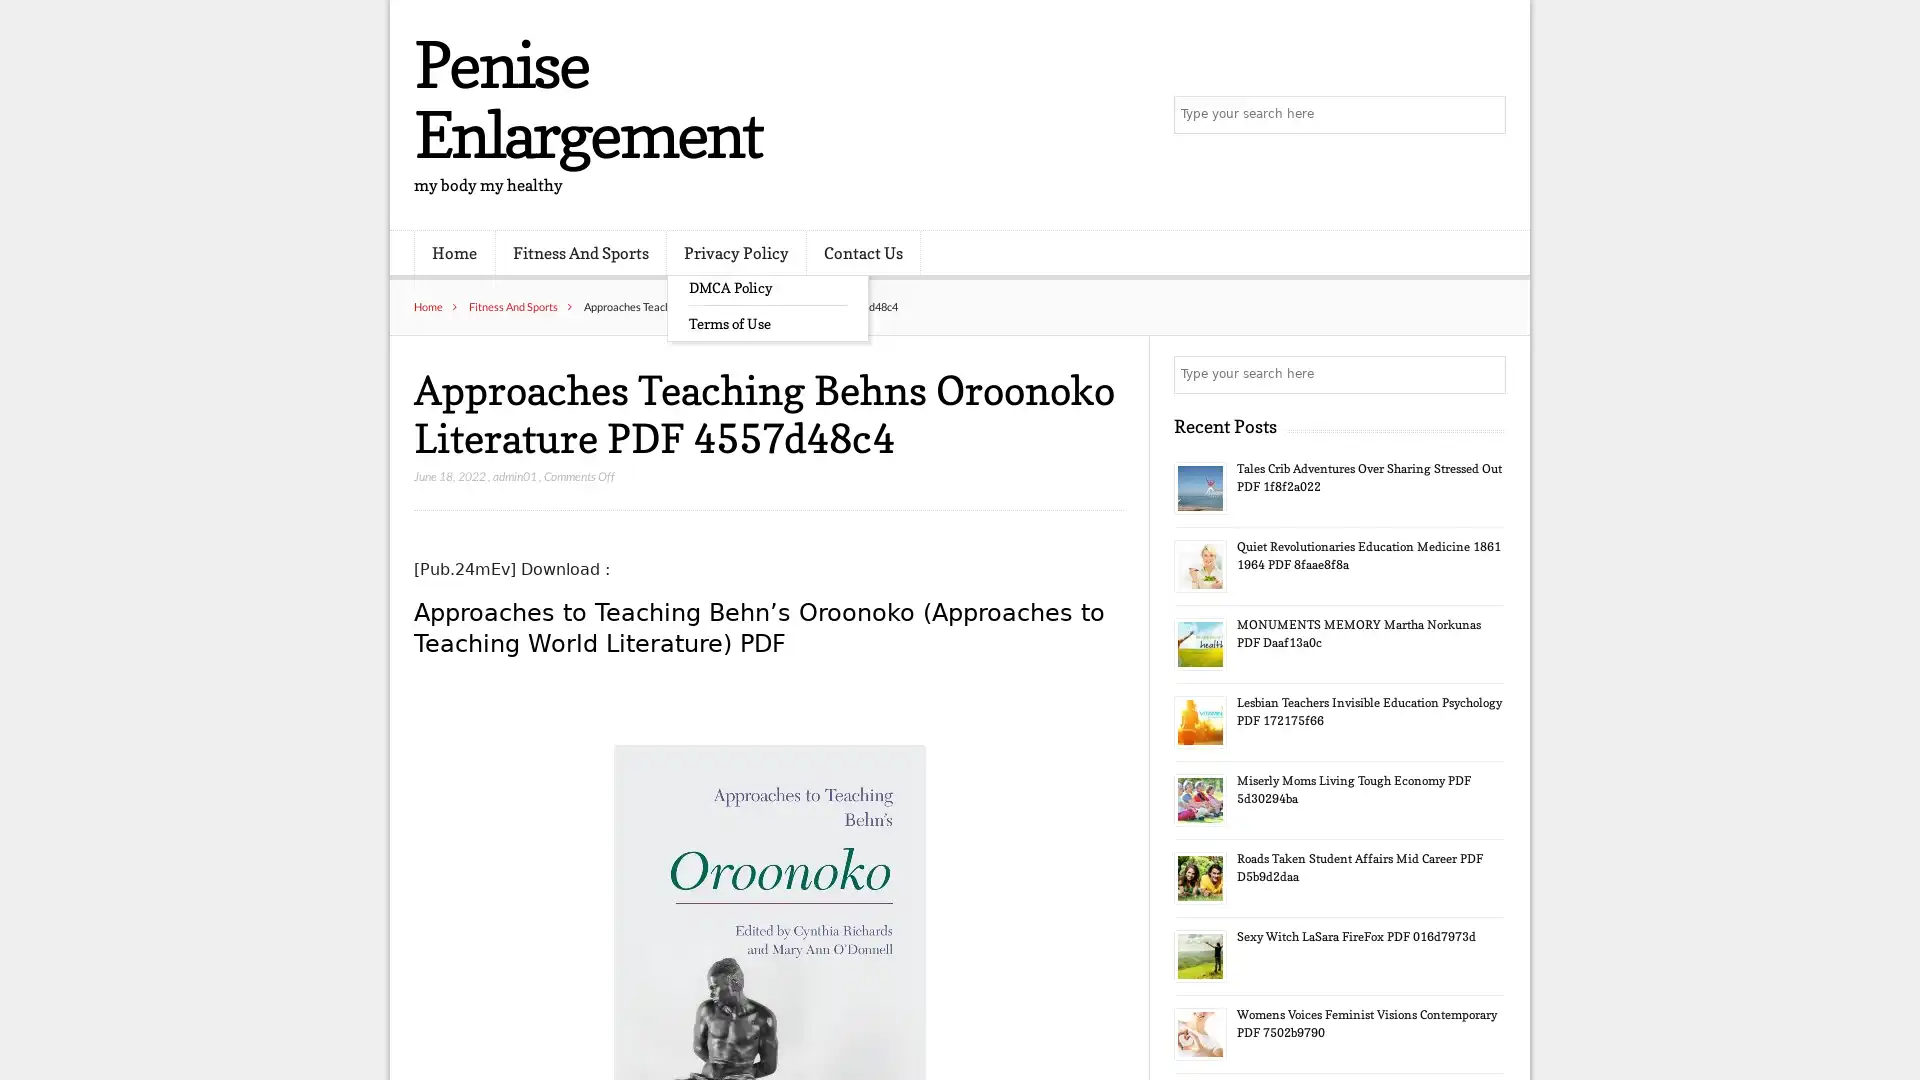 Image resolution: width=1920 pixels, height=1080 pixels. Describe the element at coordinates (1485, 115) in the screenshot. I see `Search` at that location.